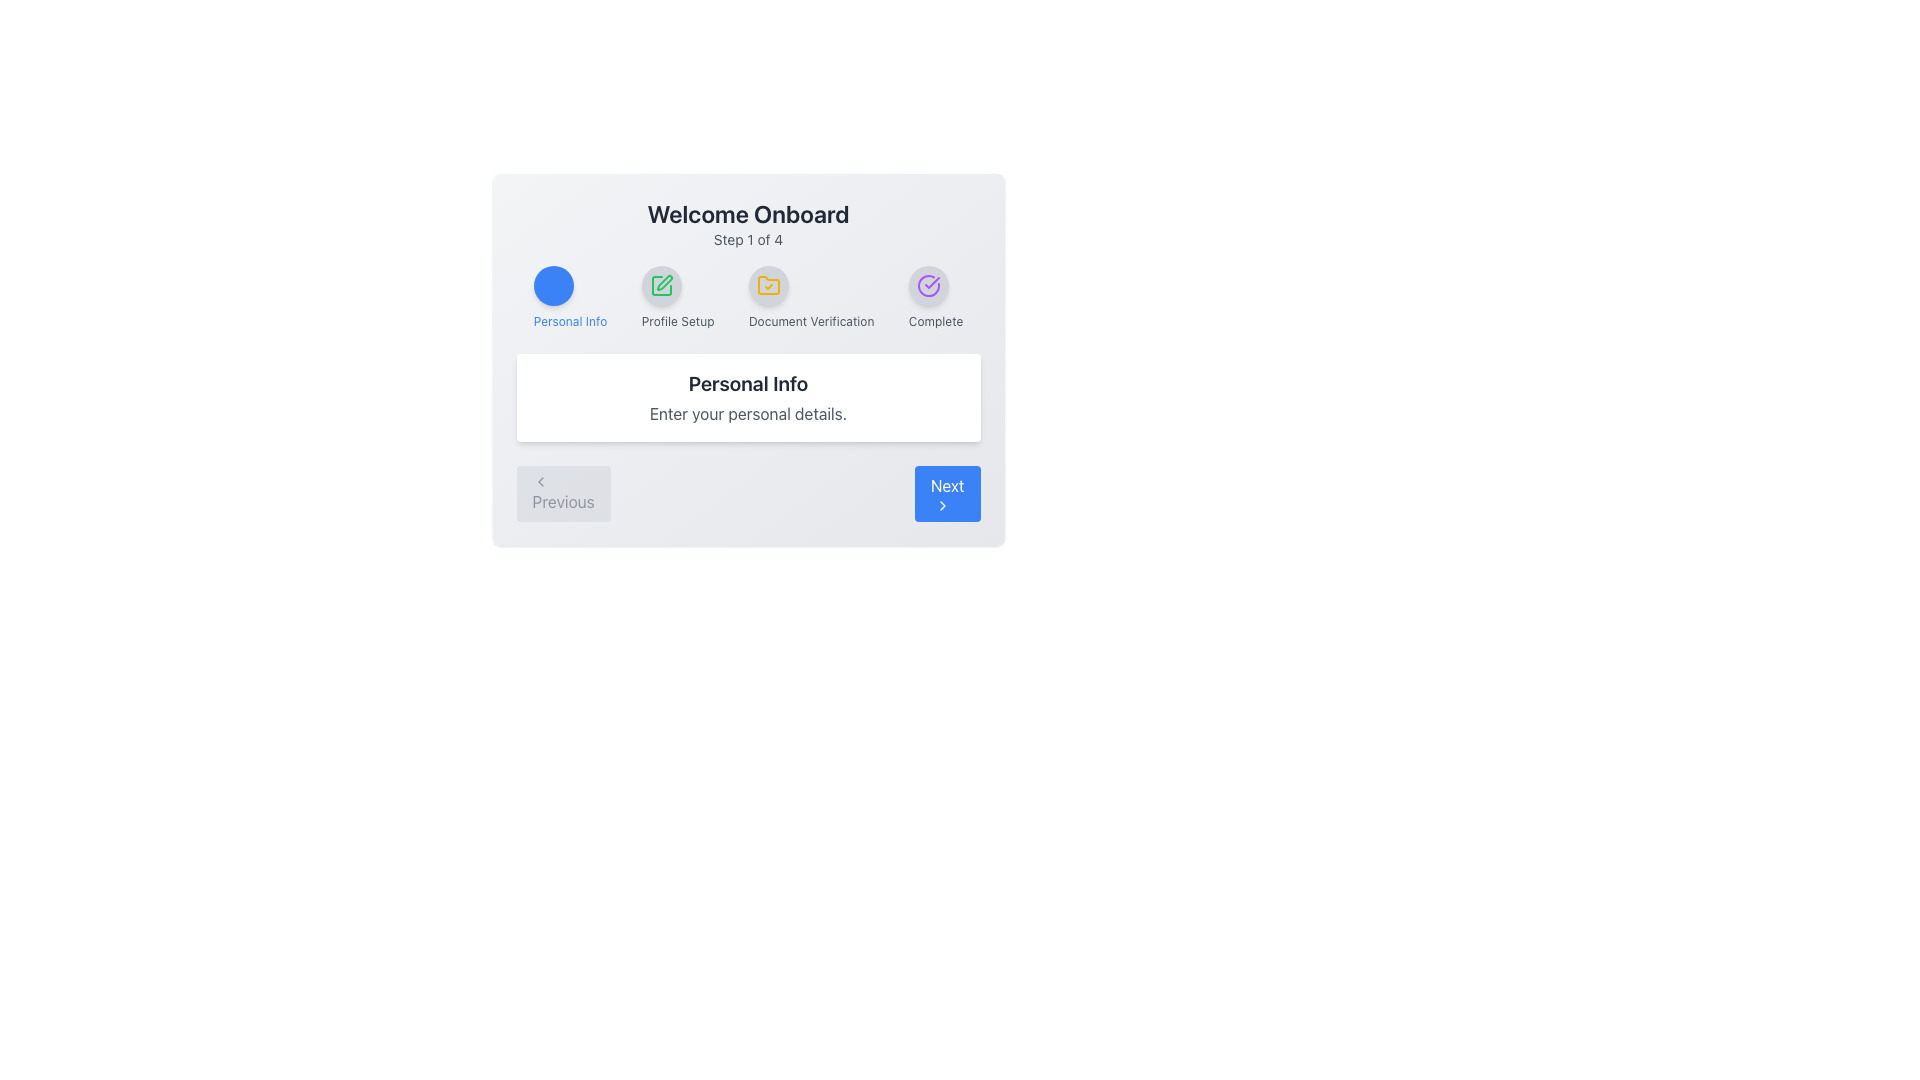 The image size is (1920, 1080). What do you see at coordinates (941, 504) in the screenshot?
I see `the chevron icon located within the 'Next' button to observe any visual changes` at bounding box center [941, 504].